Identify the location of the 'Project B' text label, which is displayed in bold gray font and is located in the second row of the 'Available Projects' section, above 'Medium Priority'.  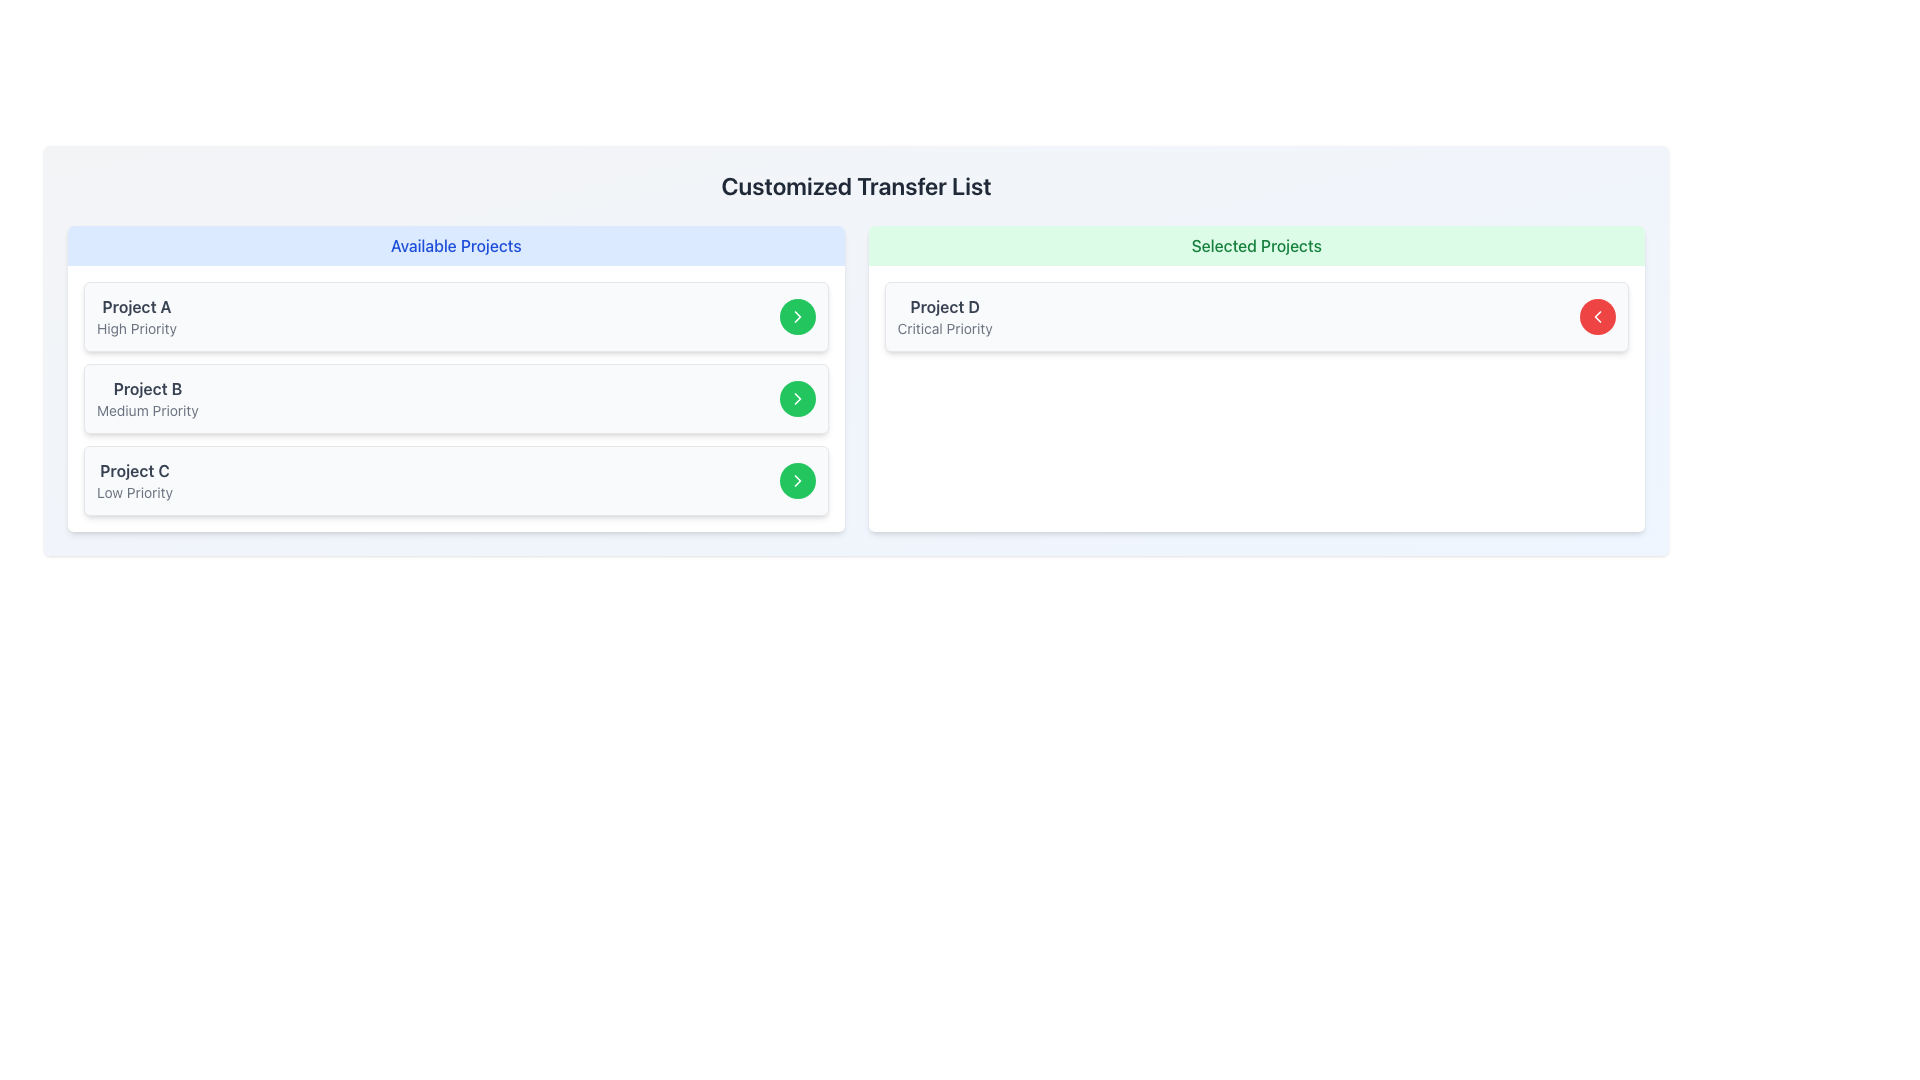
(146, 389).